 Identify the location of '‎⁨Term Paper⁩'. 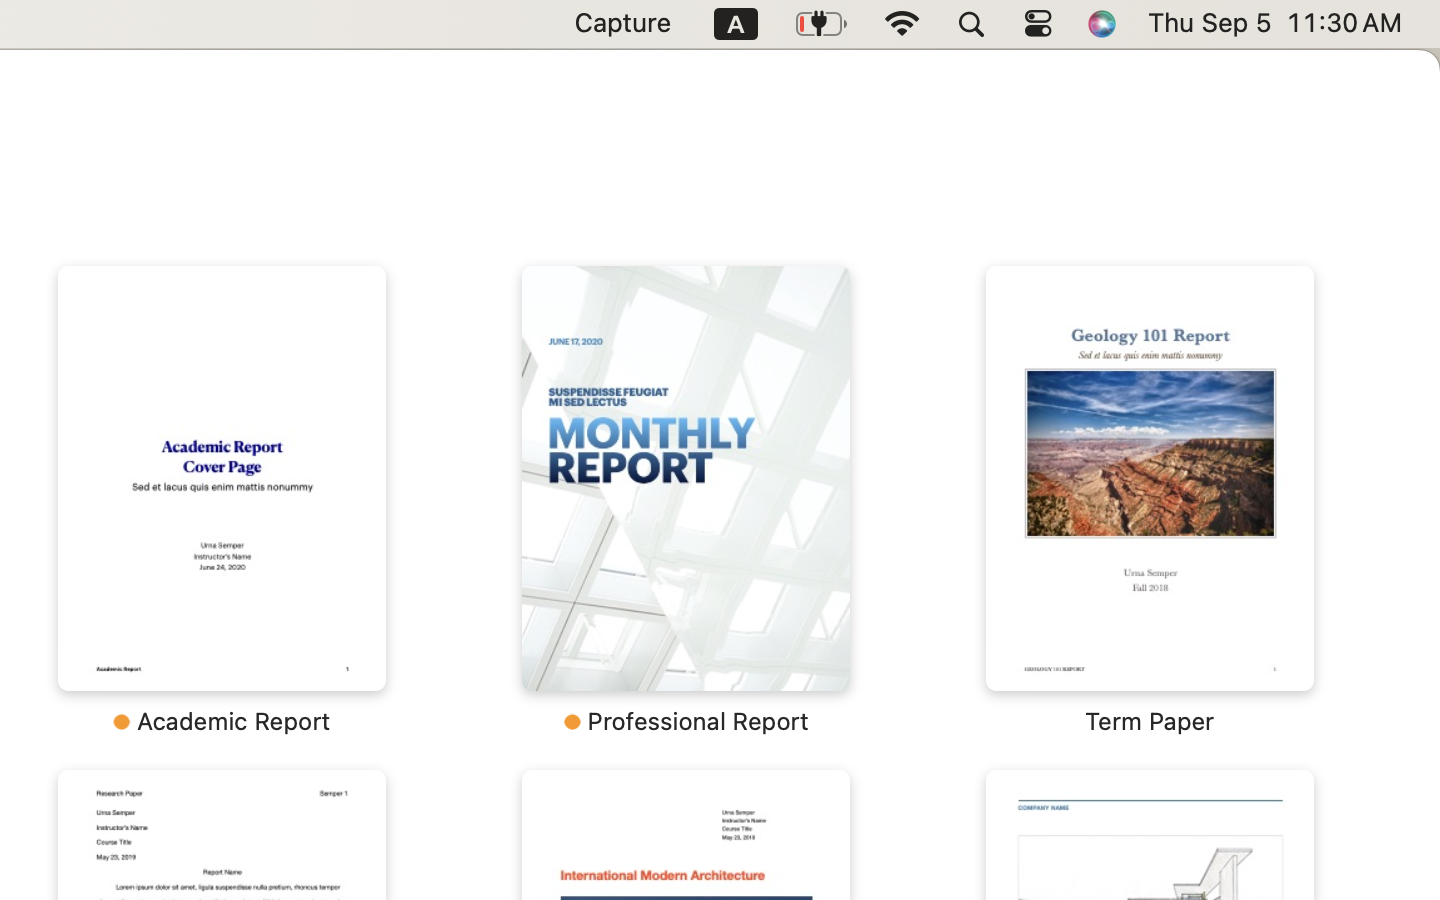
(1149, 500).